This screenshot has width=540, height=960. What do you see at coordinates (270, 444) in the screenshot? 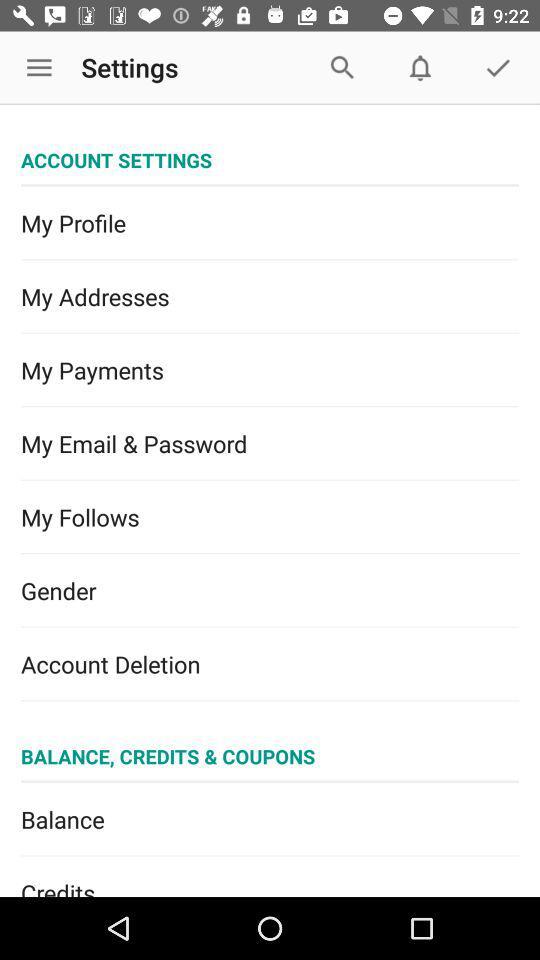
I see `the icon above the my follows` at bounding box center [270, 444].